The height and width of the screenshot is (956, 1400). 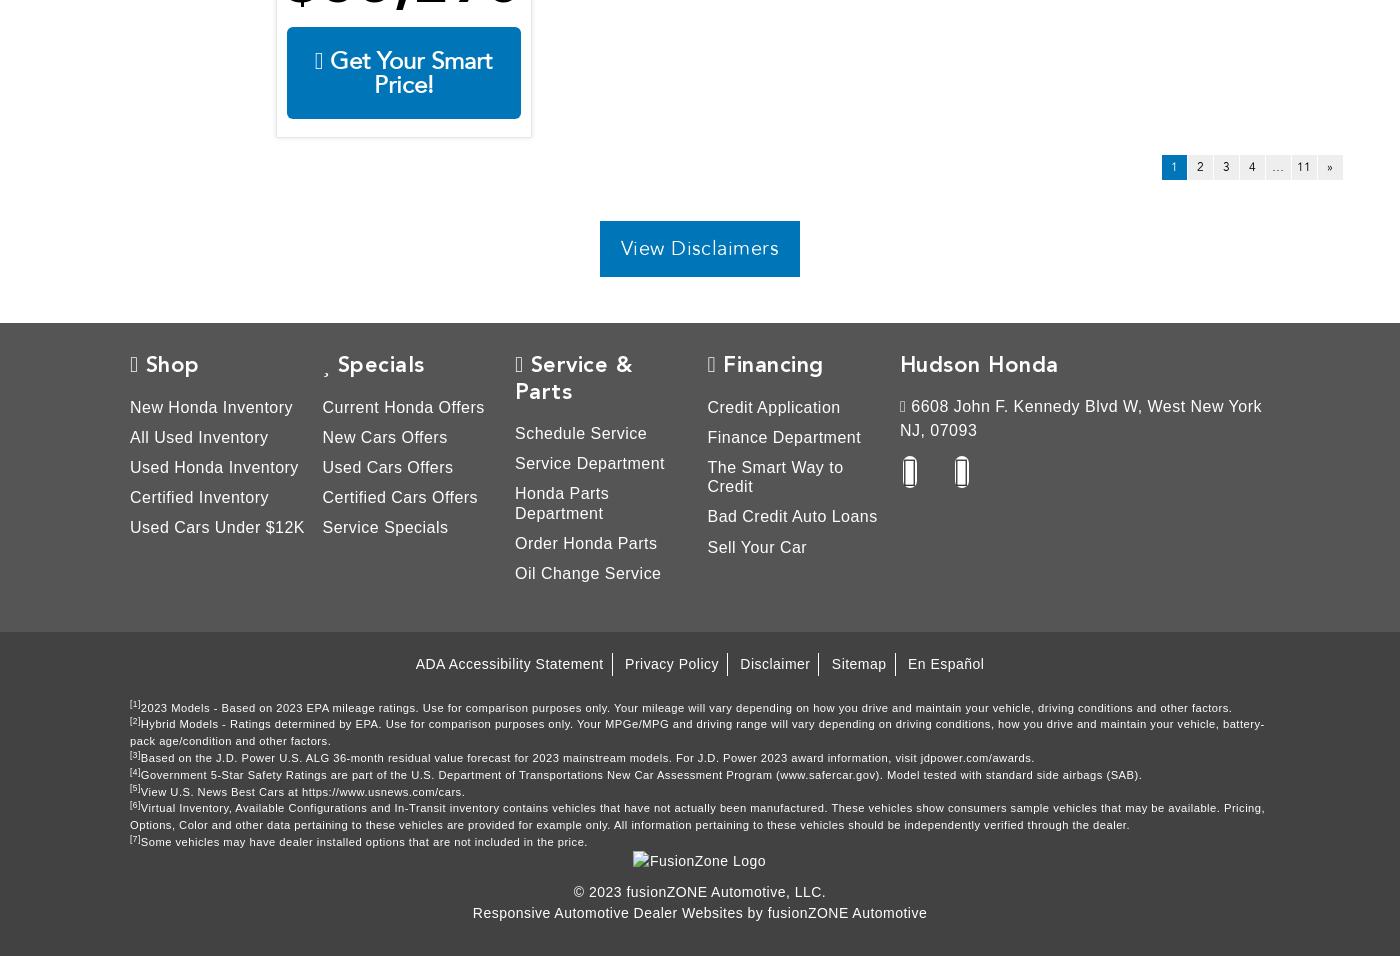 I want to click on 'Credit Application', so click(x=773, y=406).